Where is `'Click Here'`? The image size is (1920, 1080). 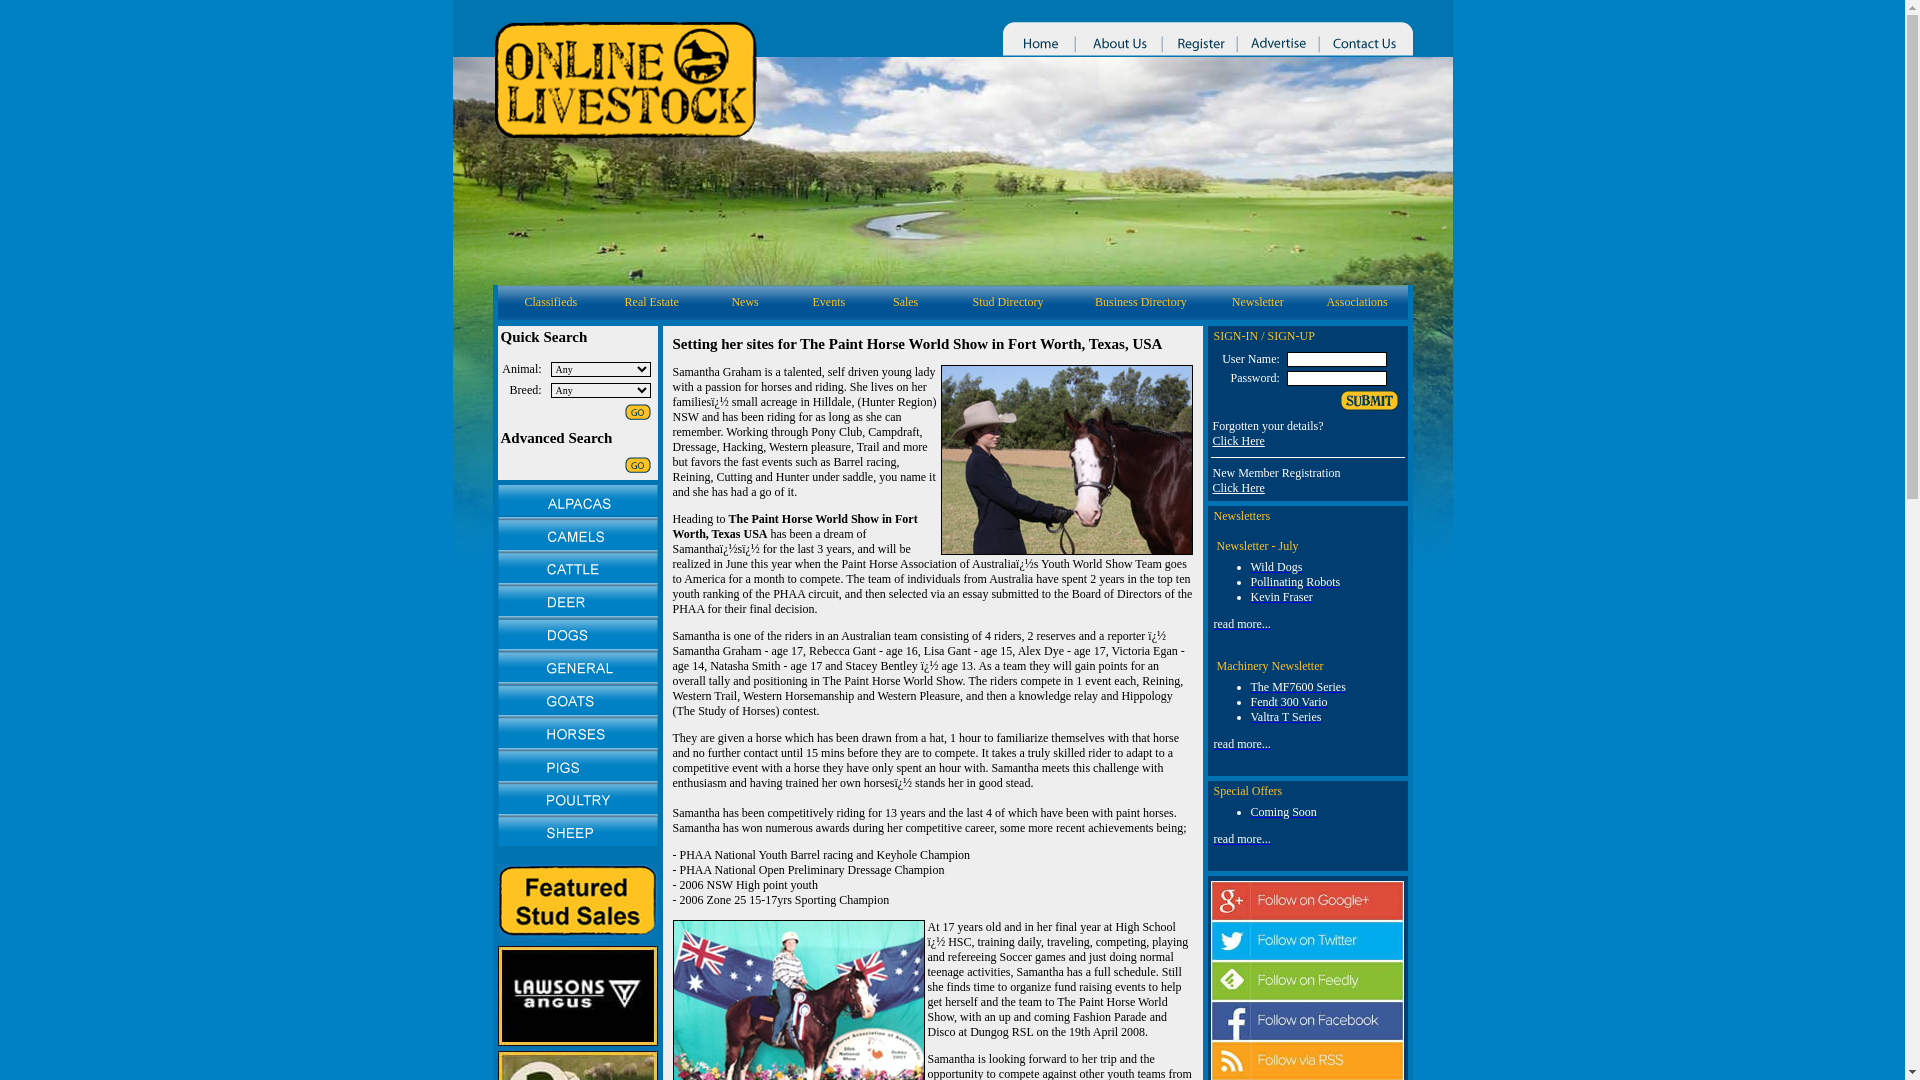 'Click Here' is located at coordinates (1237, 439).